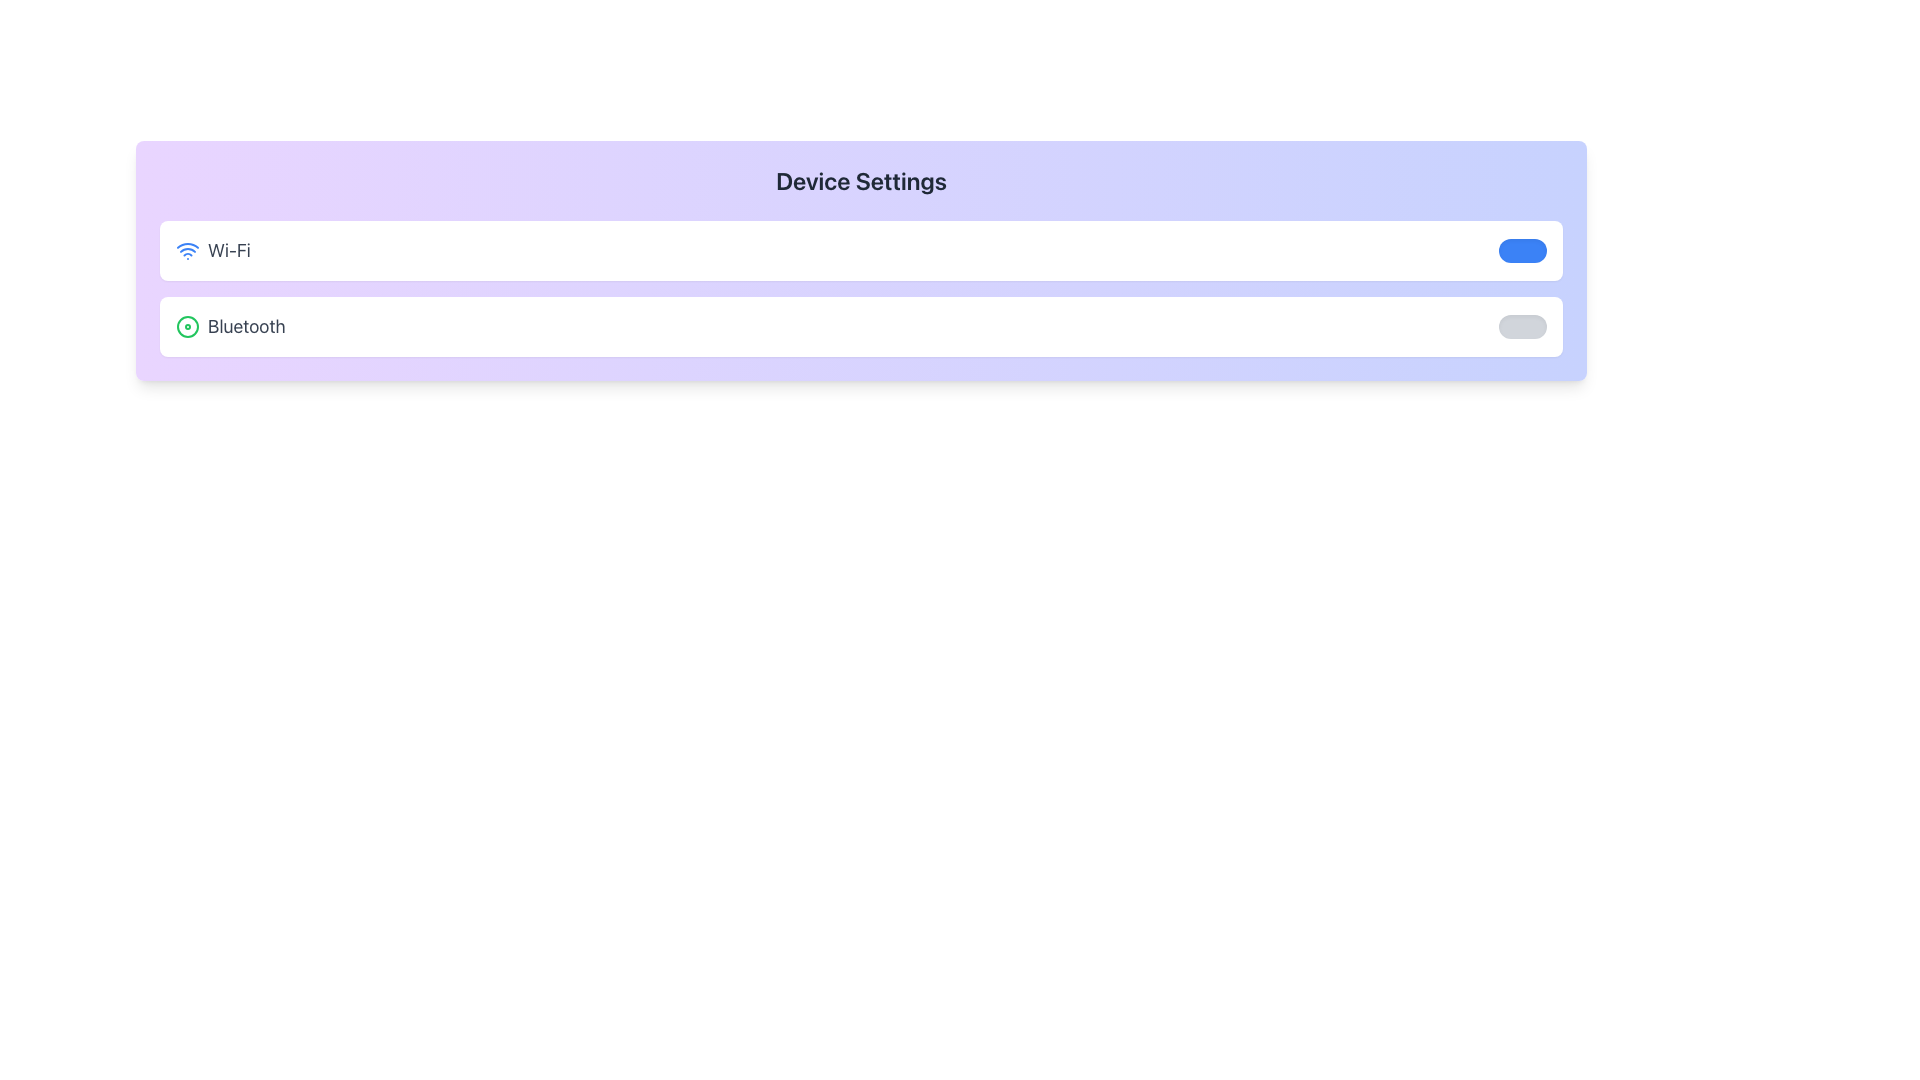 The height and width of the screenshot is (1080, 1920). What do you see at coordinates (187, 326) in the screenshot?
I see `the circular SVG shape with a green outline adjacent to the 'Bluetooth' label` at bounding box center [187, 326].